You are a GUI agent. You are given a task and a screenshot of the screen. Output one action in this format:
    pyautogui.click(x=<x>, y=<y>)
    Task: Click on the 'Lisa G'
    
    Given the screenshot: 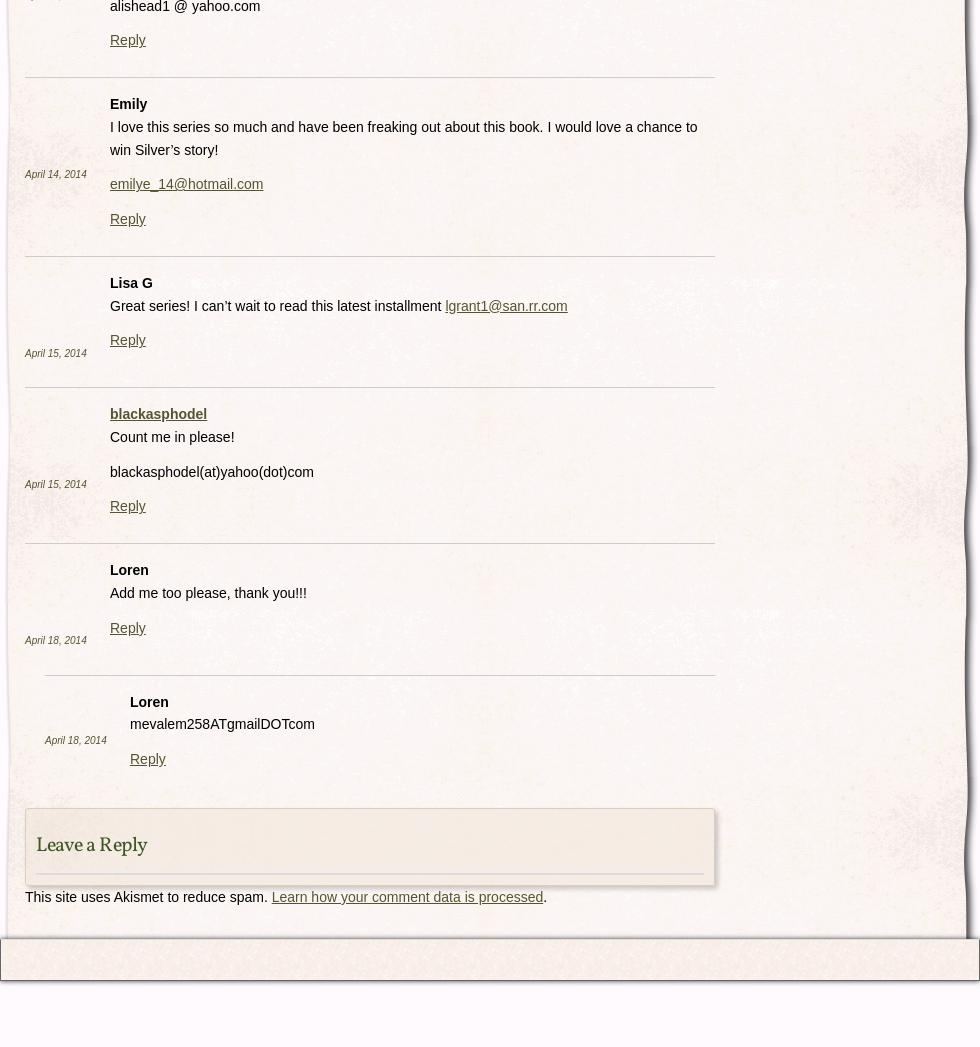 What is the action you would take?
    pyautogui.click(x=131, y=281)
    